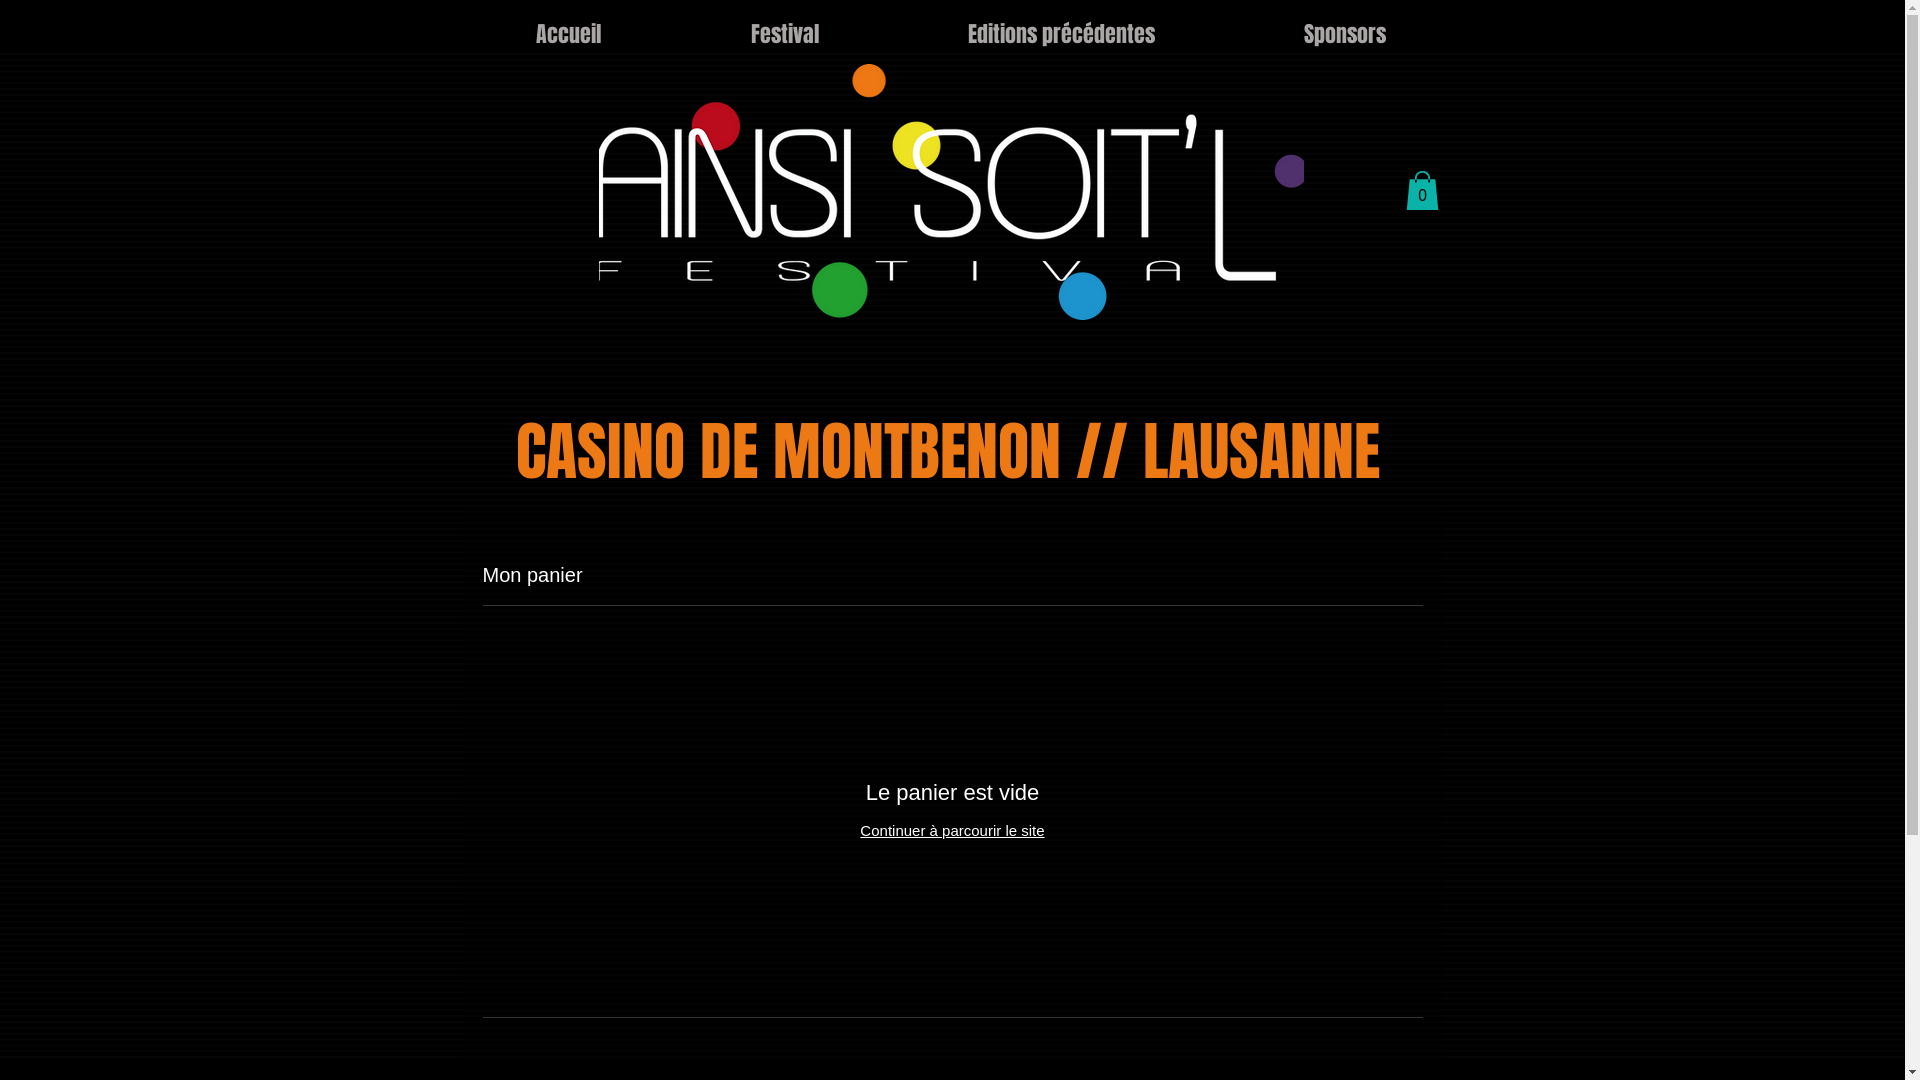 Image resolution: width=1920 pixels, height=1080 pixels. Describe the element at coordinates (1345, 34) in the screenshot. I see `'Sponsors'` at that location.